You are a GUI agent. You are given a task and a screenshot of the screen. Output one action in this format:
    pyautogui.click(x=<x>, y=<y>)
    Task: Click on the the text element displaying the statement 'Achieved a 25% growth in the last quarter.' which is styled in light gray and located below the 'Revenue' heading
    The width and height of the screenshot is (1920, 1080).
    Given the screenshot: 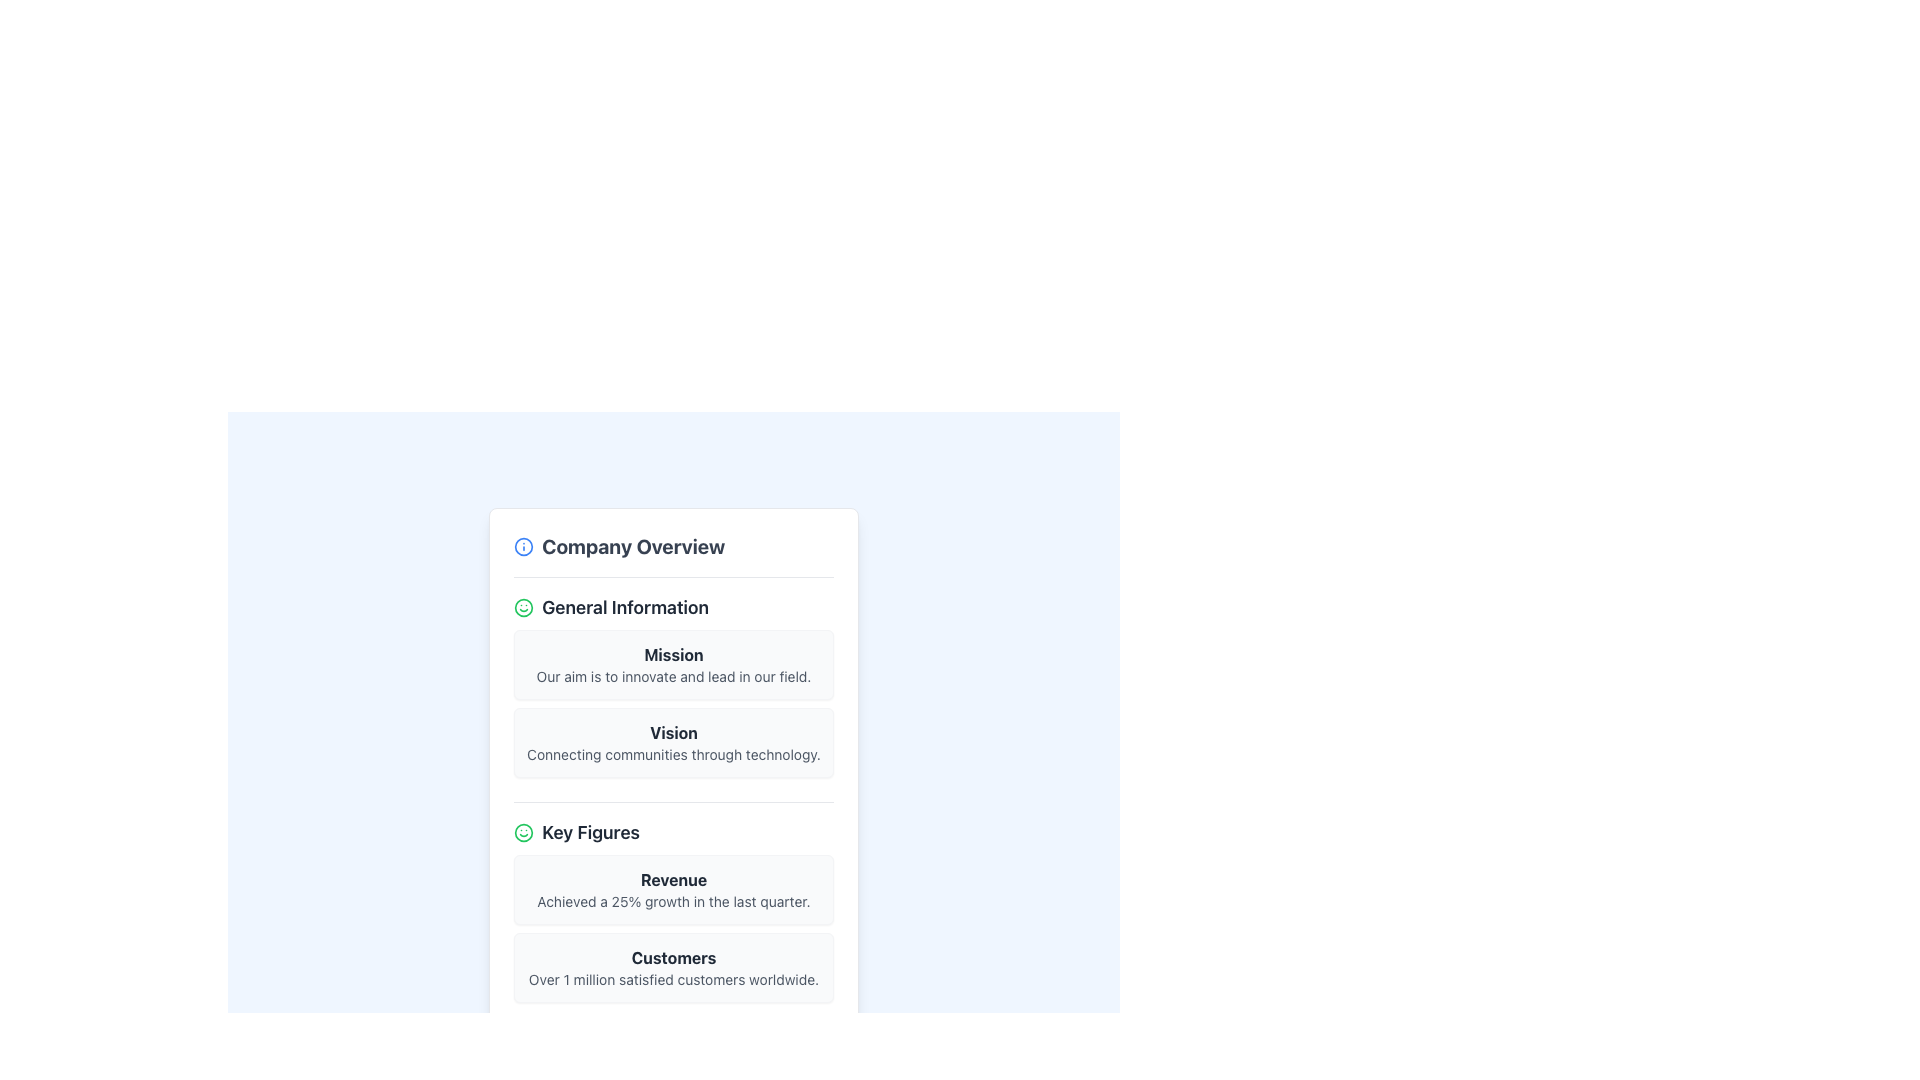 What is the action you would take?
    pyautogui.click(x=673, y=902)
    